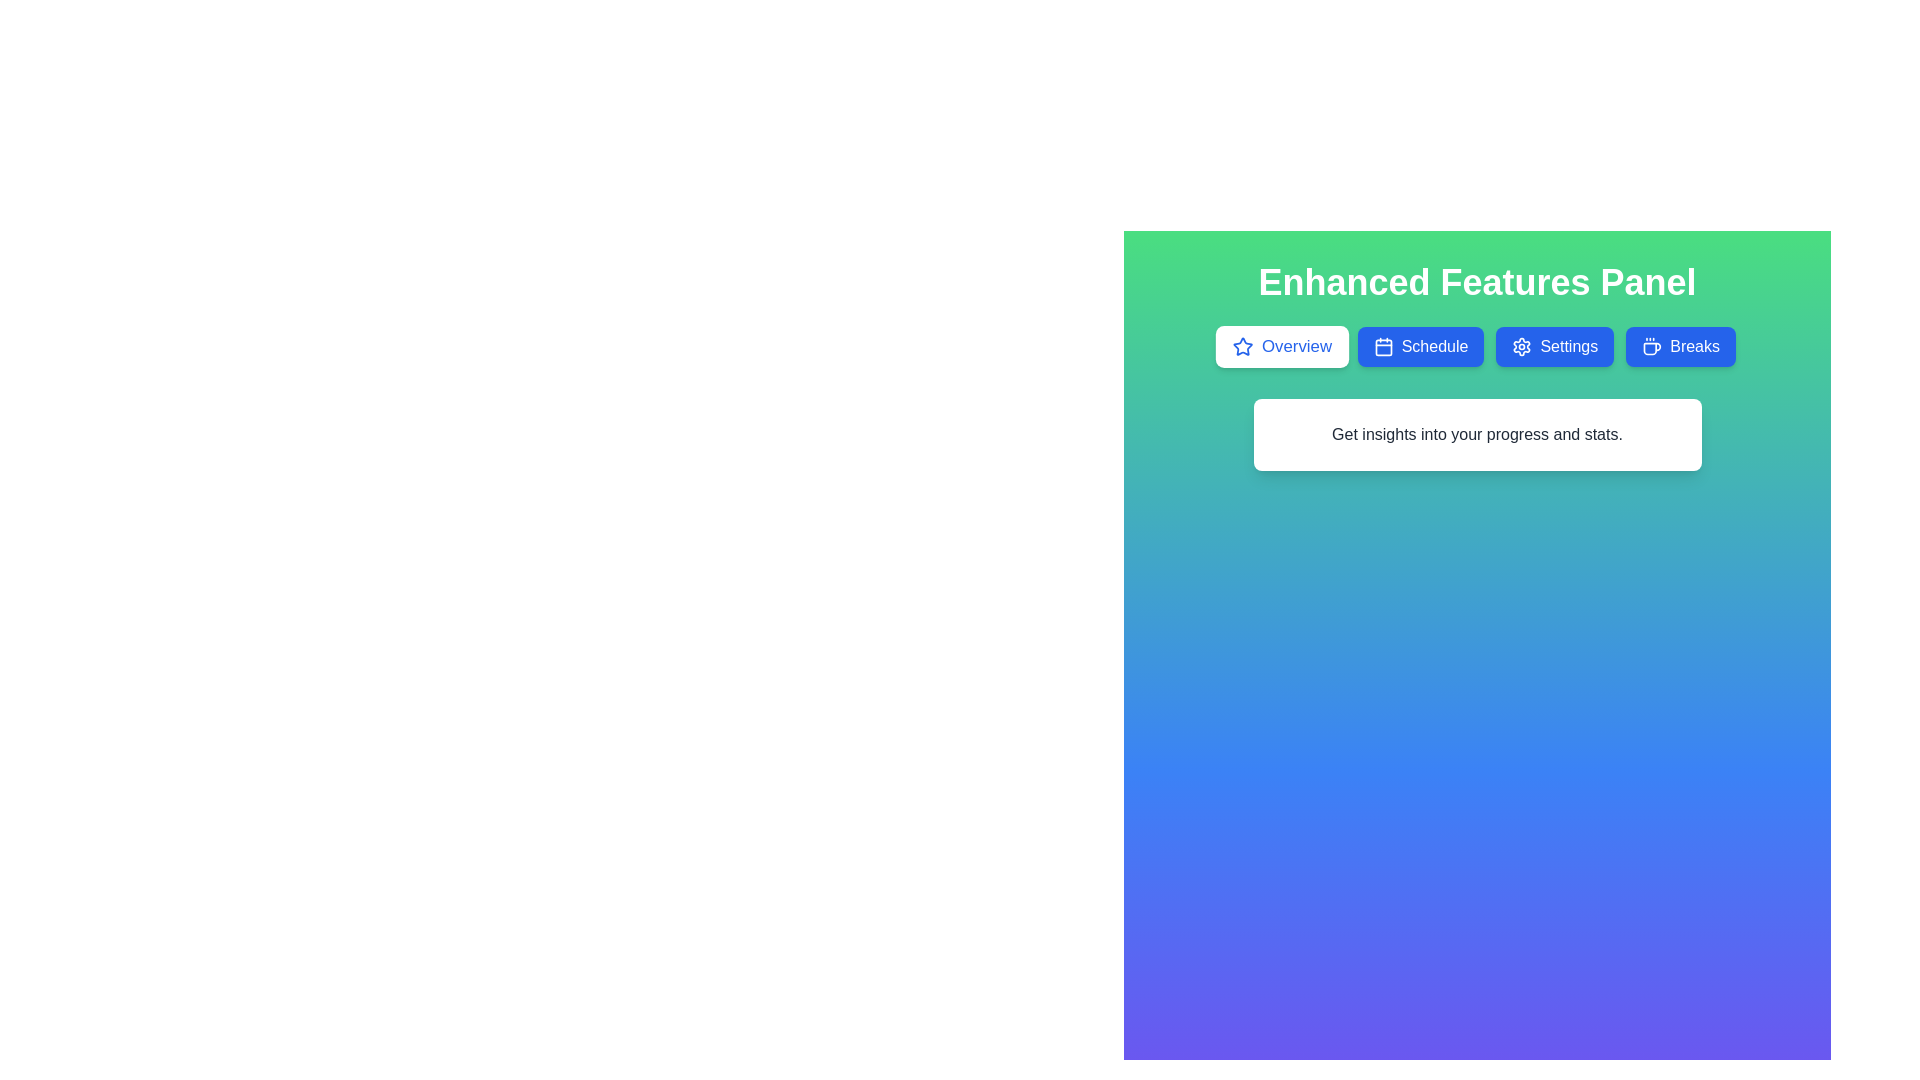  I want to click on the 'Schedule' icon, which is a rounded rectangle-shaped calendar icon with a blue fill, located as the second button from the left in the navigation bar, so click(1382, 346).